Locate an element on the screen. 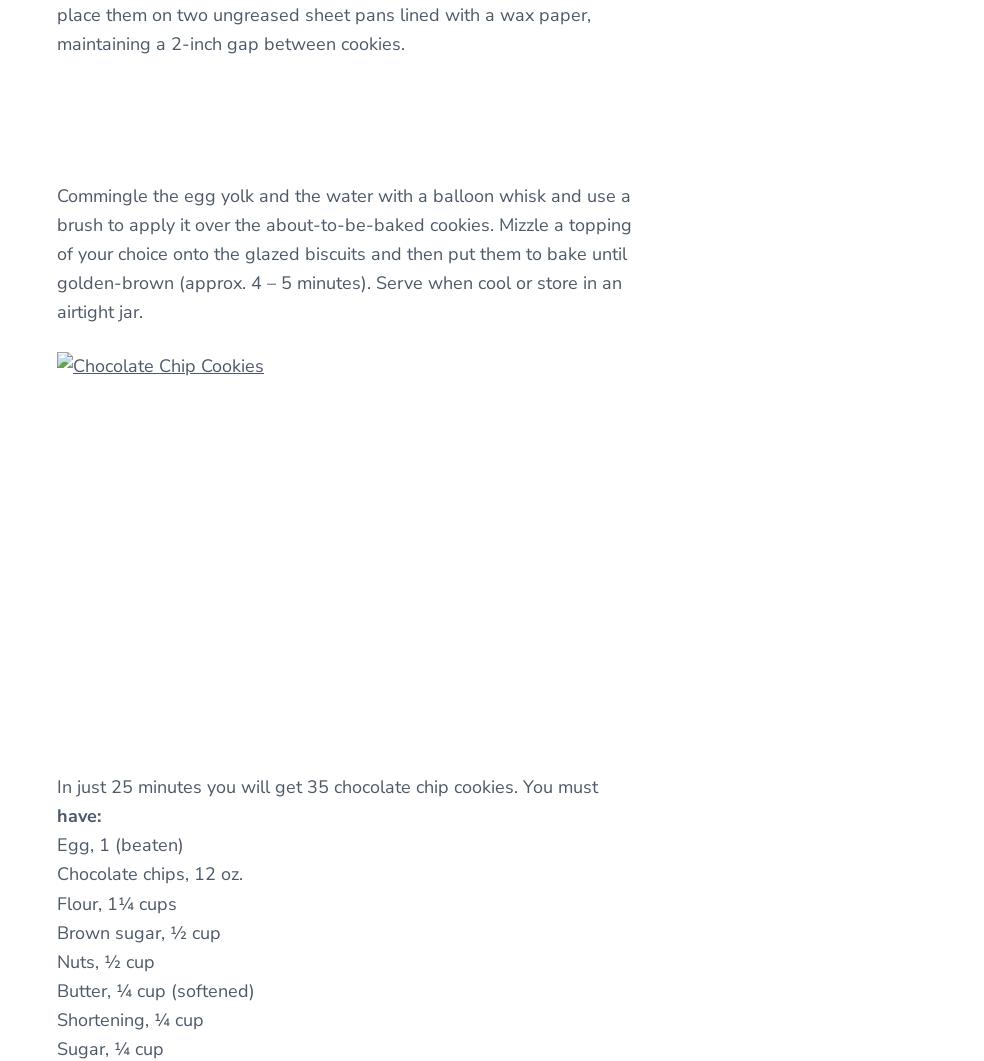 Image resolution: width=984 pixels, height=1061 pixels. 'Shortening, ¼ cup' is located at coordinates (130, 1017).